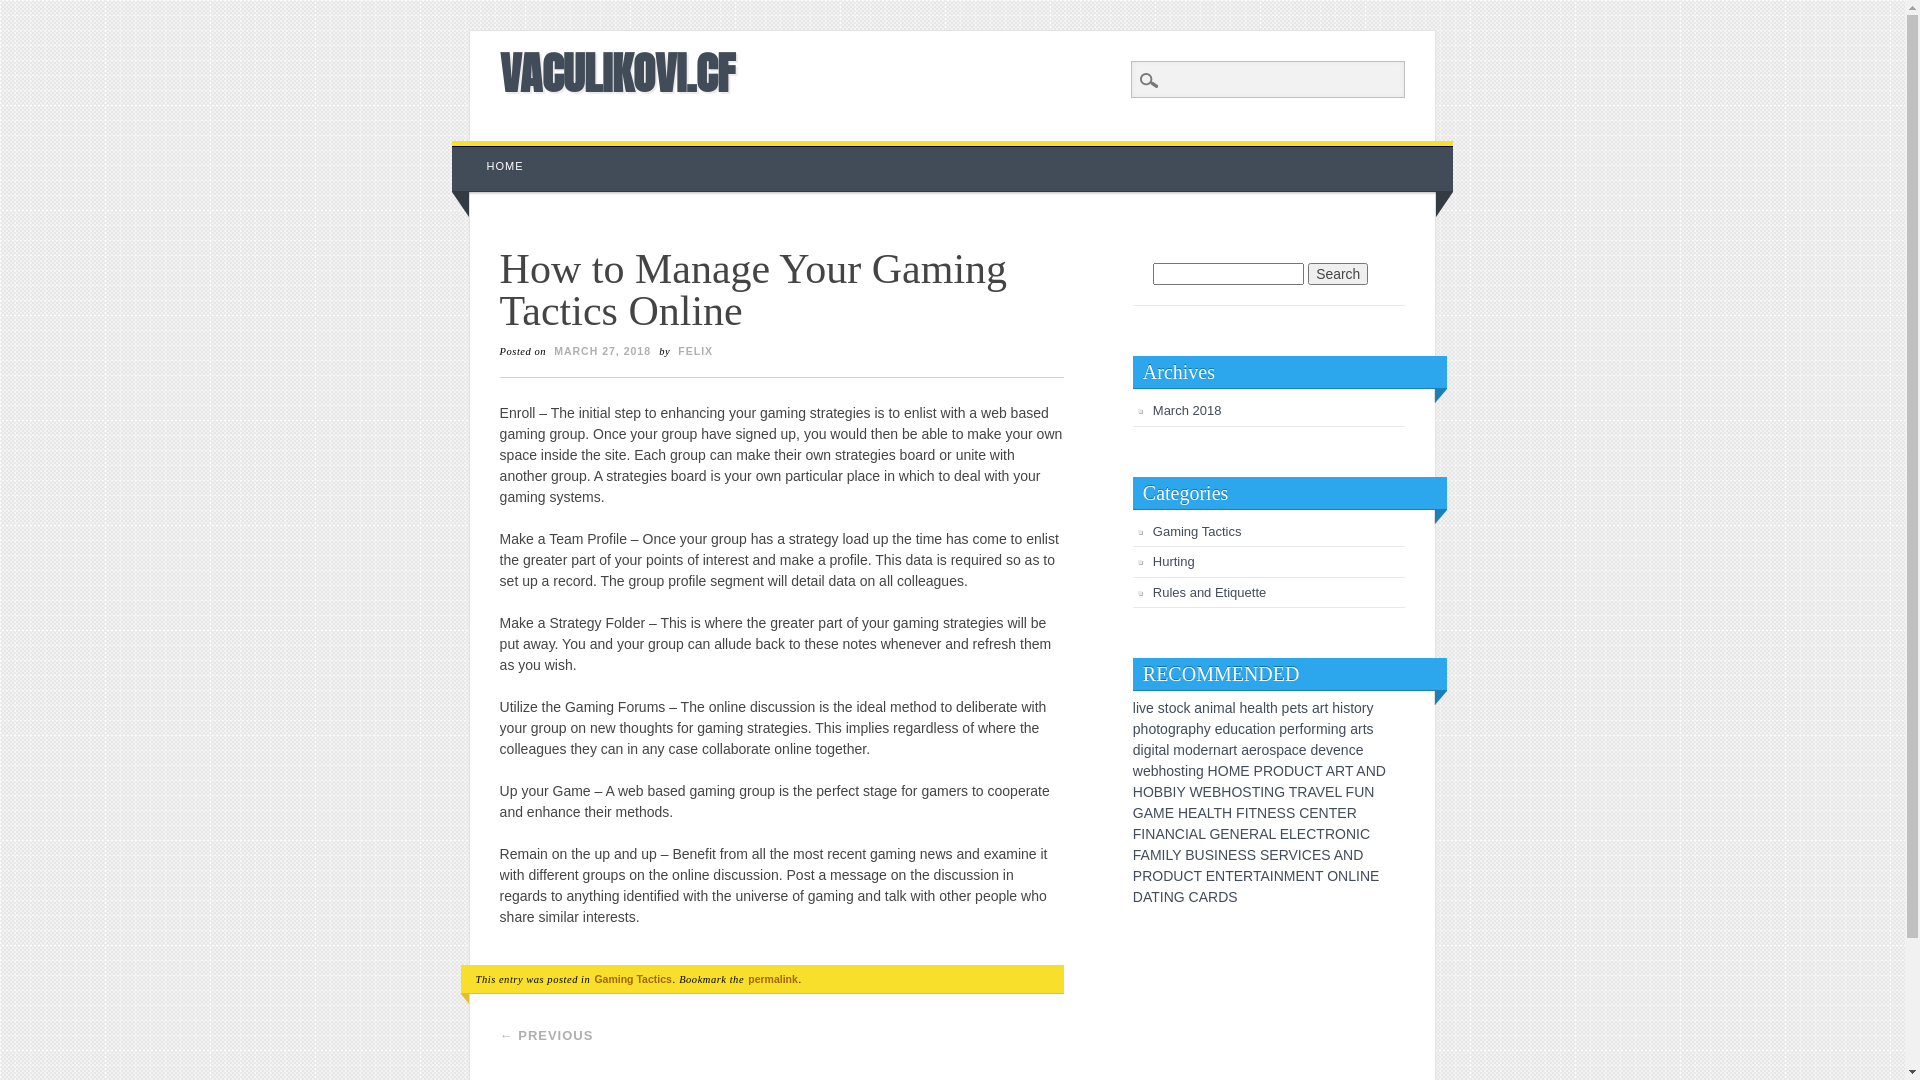  I want to click on 'L', so click(1337, 790).